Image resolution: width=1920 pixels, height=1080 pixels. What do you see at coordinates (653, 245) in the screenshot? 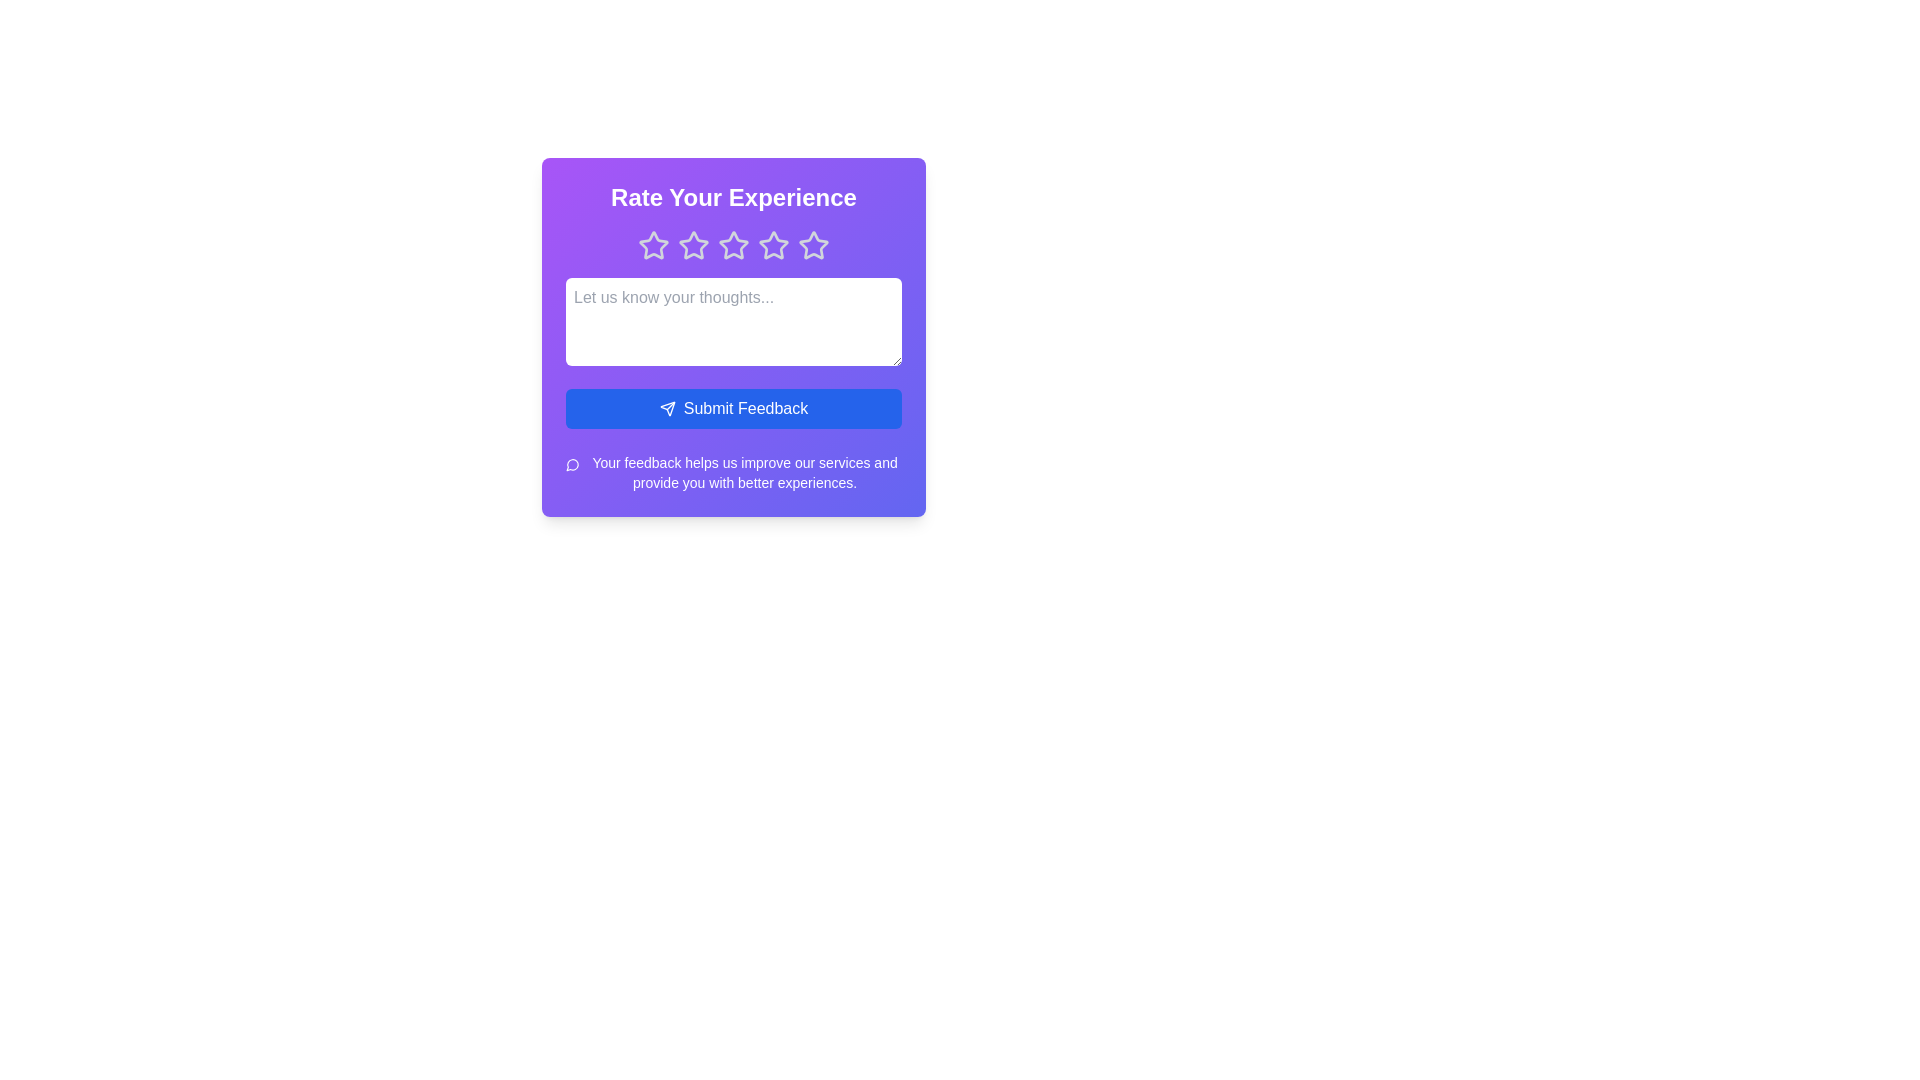
I see `the first star-shaped icon in the rating interface` at bounding box center [653, 245].